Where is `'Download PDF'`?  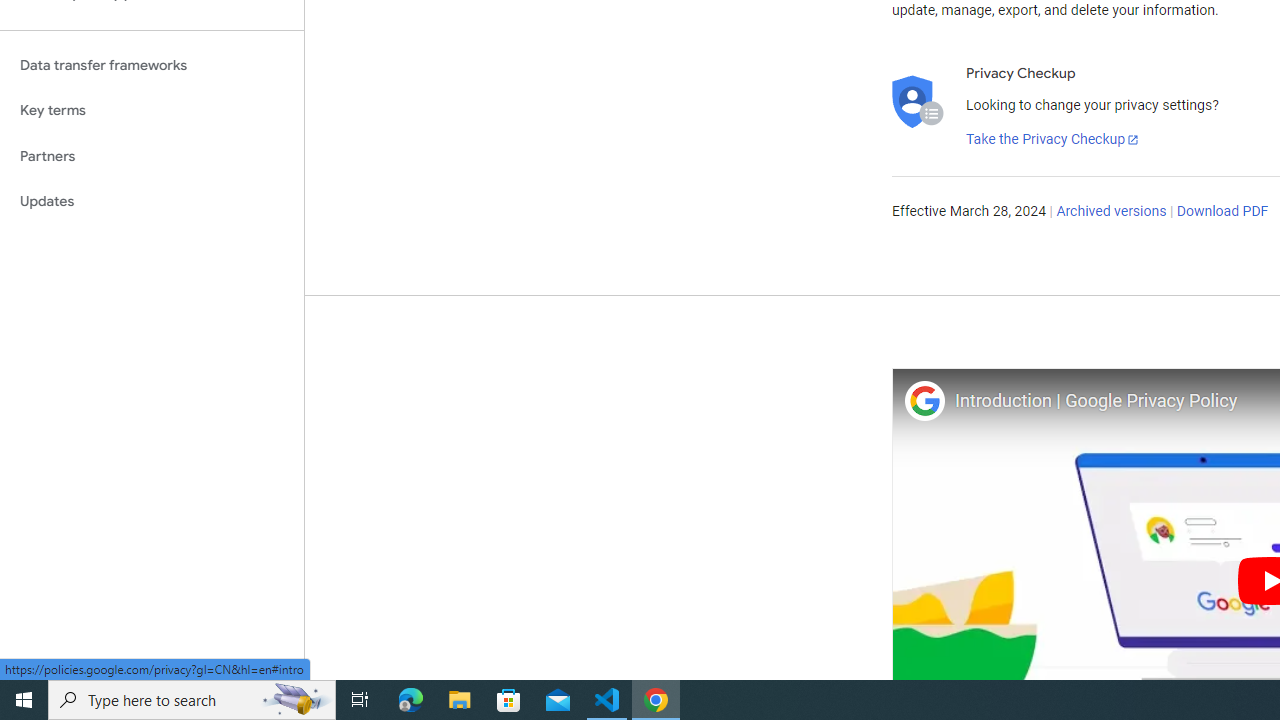
'Download PDF' is located at coordinates (1221, 212).